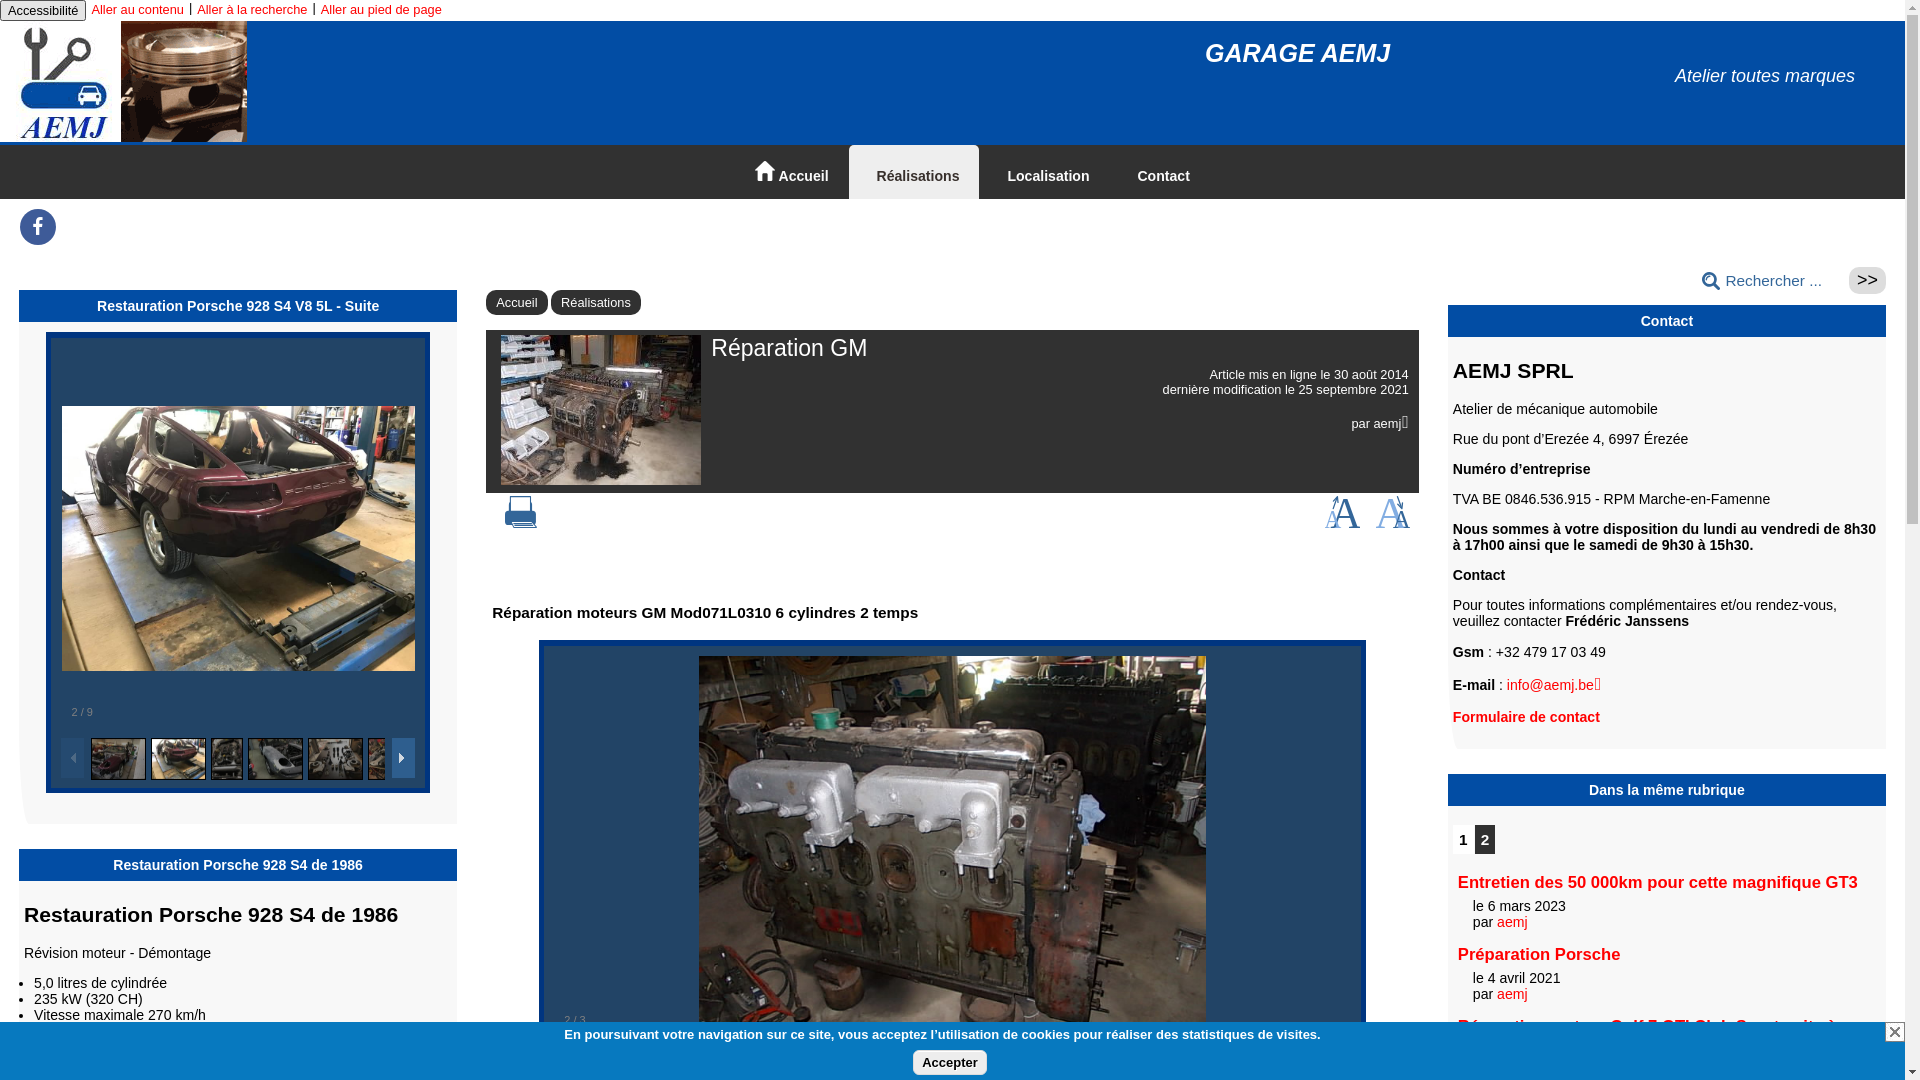  I want to click on '2', so click(1474, 839).